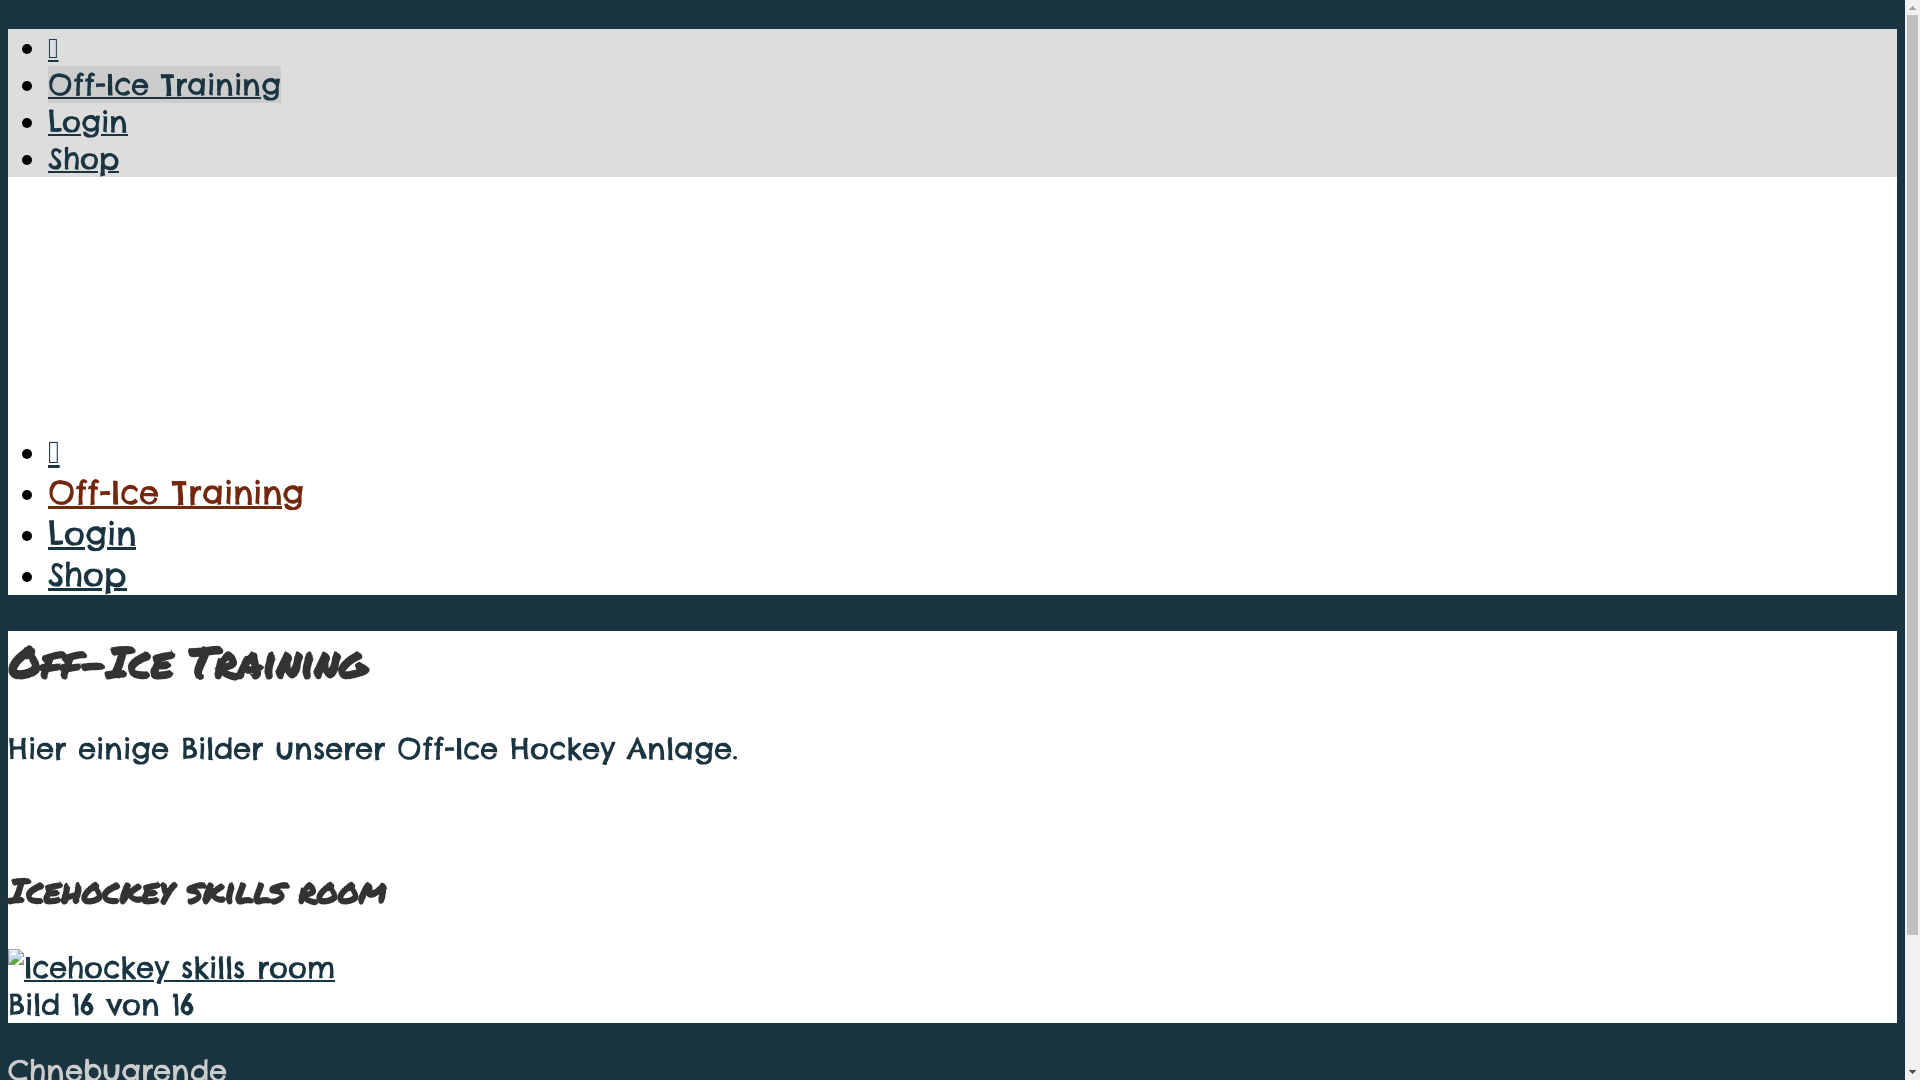 This screenshot has width=1920, height=1080. What do you see at coordinates (171, 966) in the screenshot?
I see `' '` at bounding box center [171, 966].